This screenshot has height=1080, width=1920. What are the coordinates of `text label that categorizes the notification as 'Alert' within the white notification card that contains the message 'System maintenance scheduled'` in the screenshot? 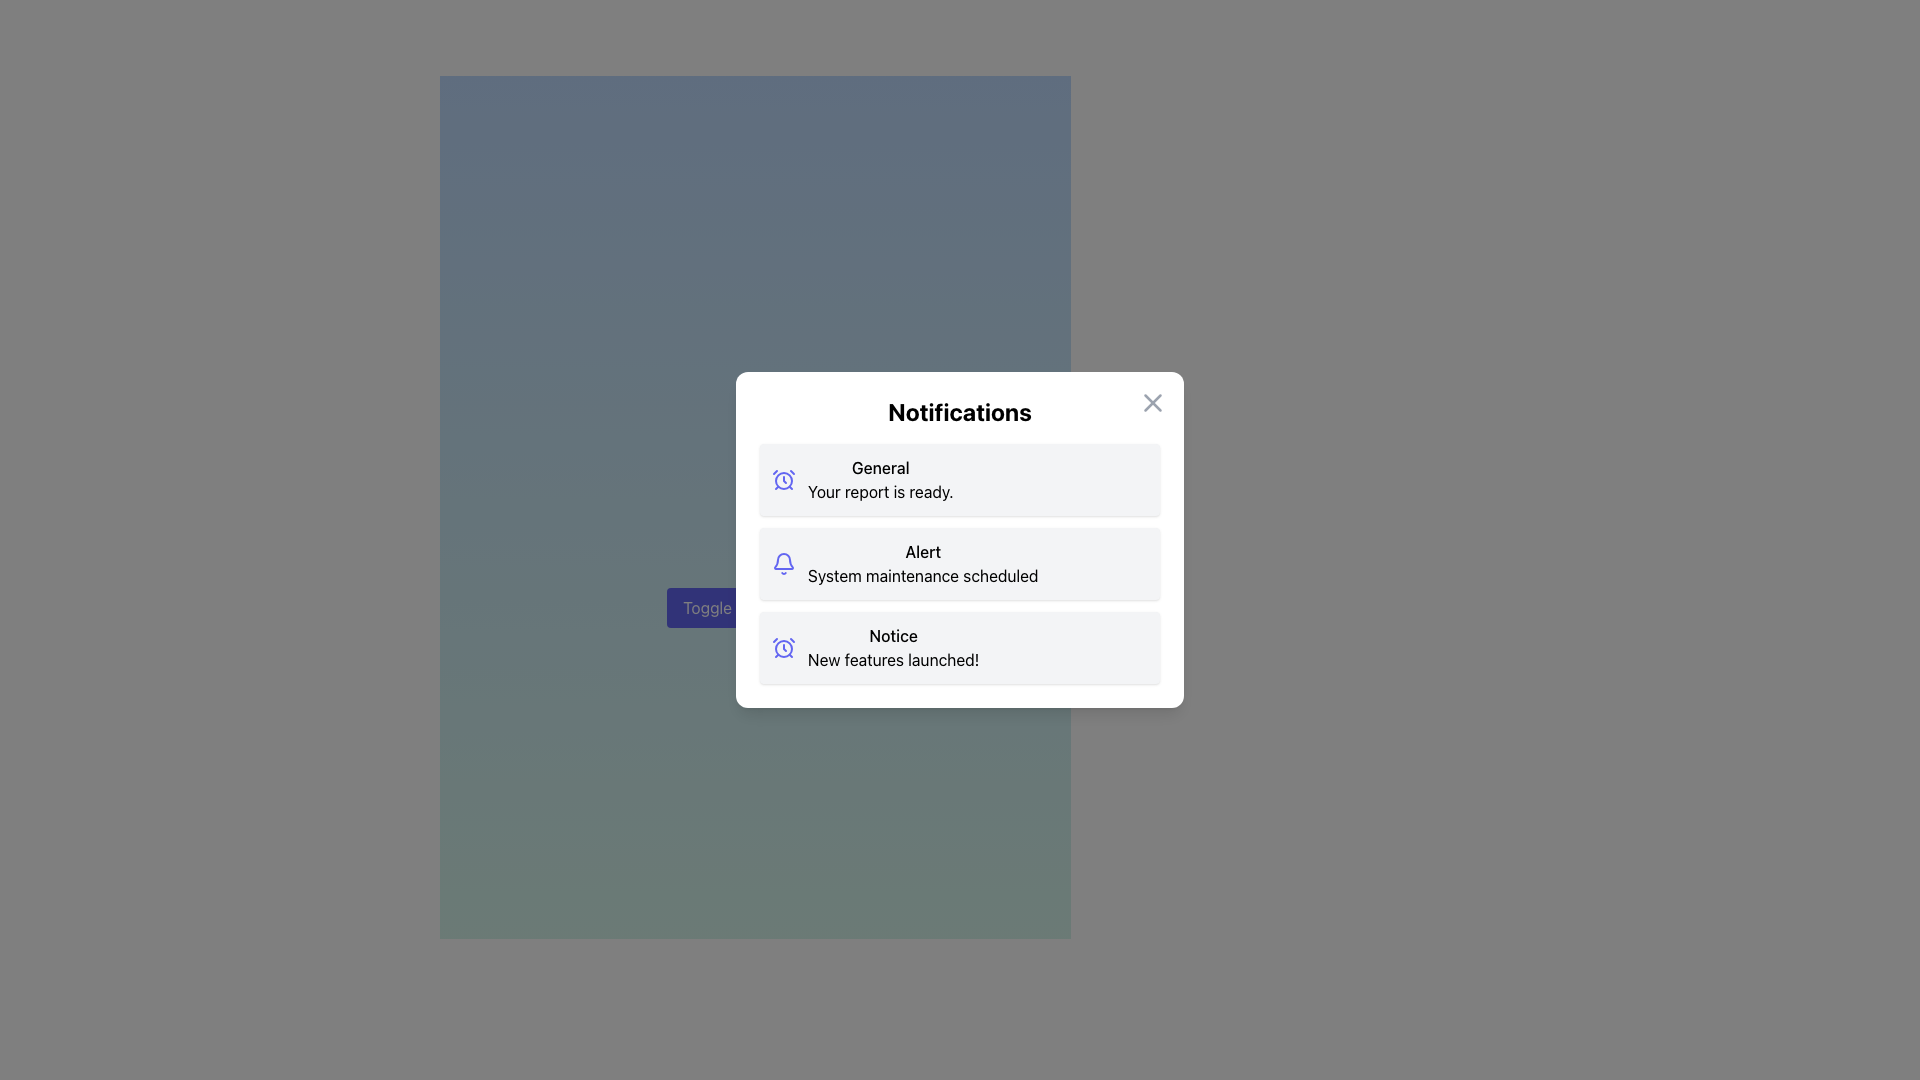 It's located at (922, 551).